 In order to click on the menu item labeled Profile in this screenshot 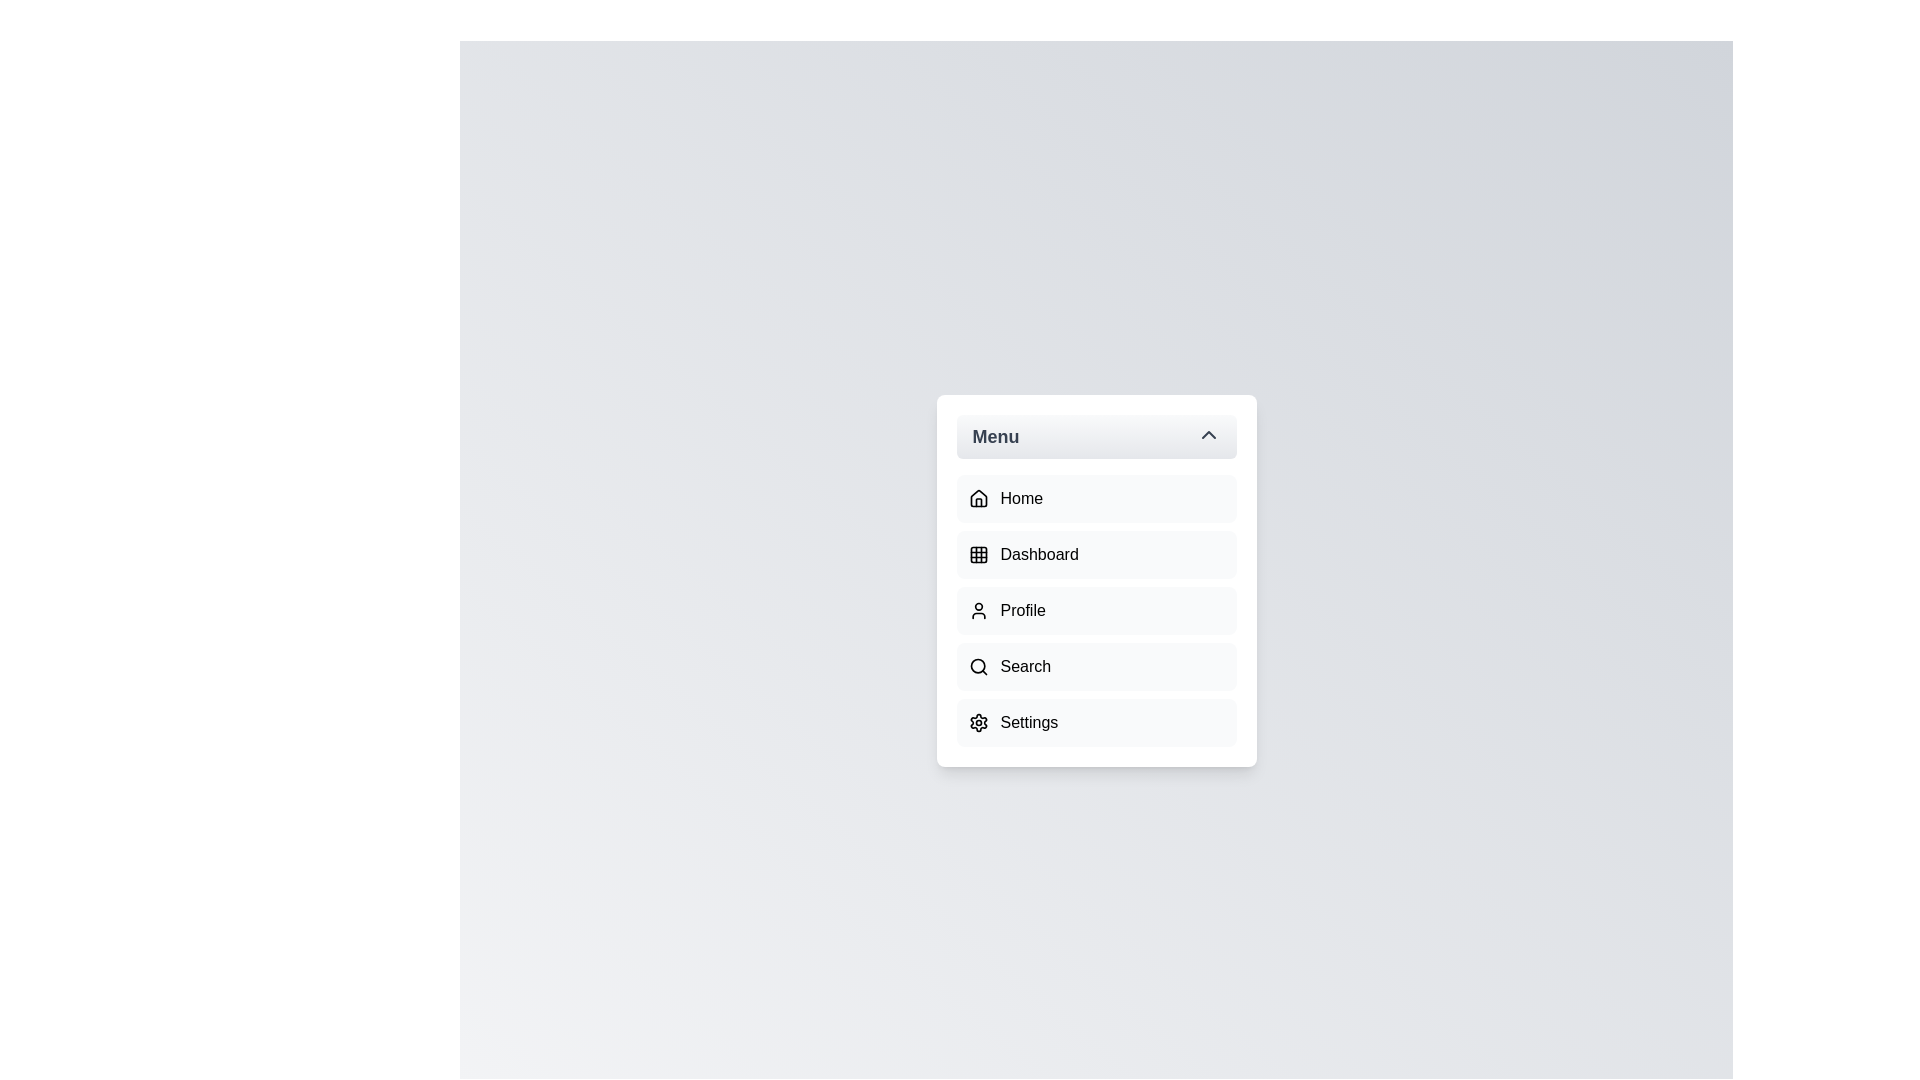, I will do `click(1095, 609)`.